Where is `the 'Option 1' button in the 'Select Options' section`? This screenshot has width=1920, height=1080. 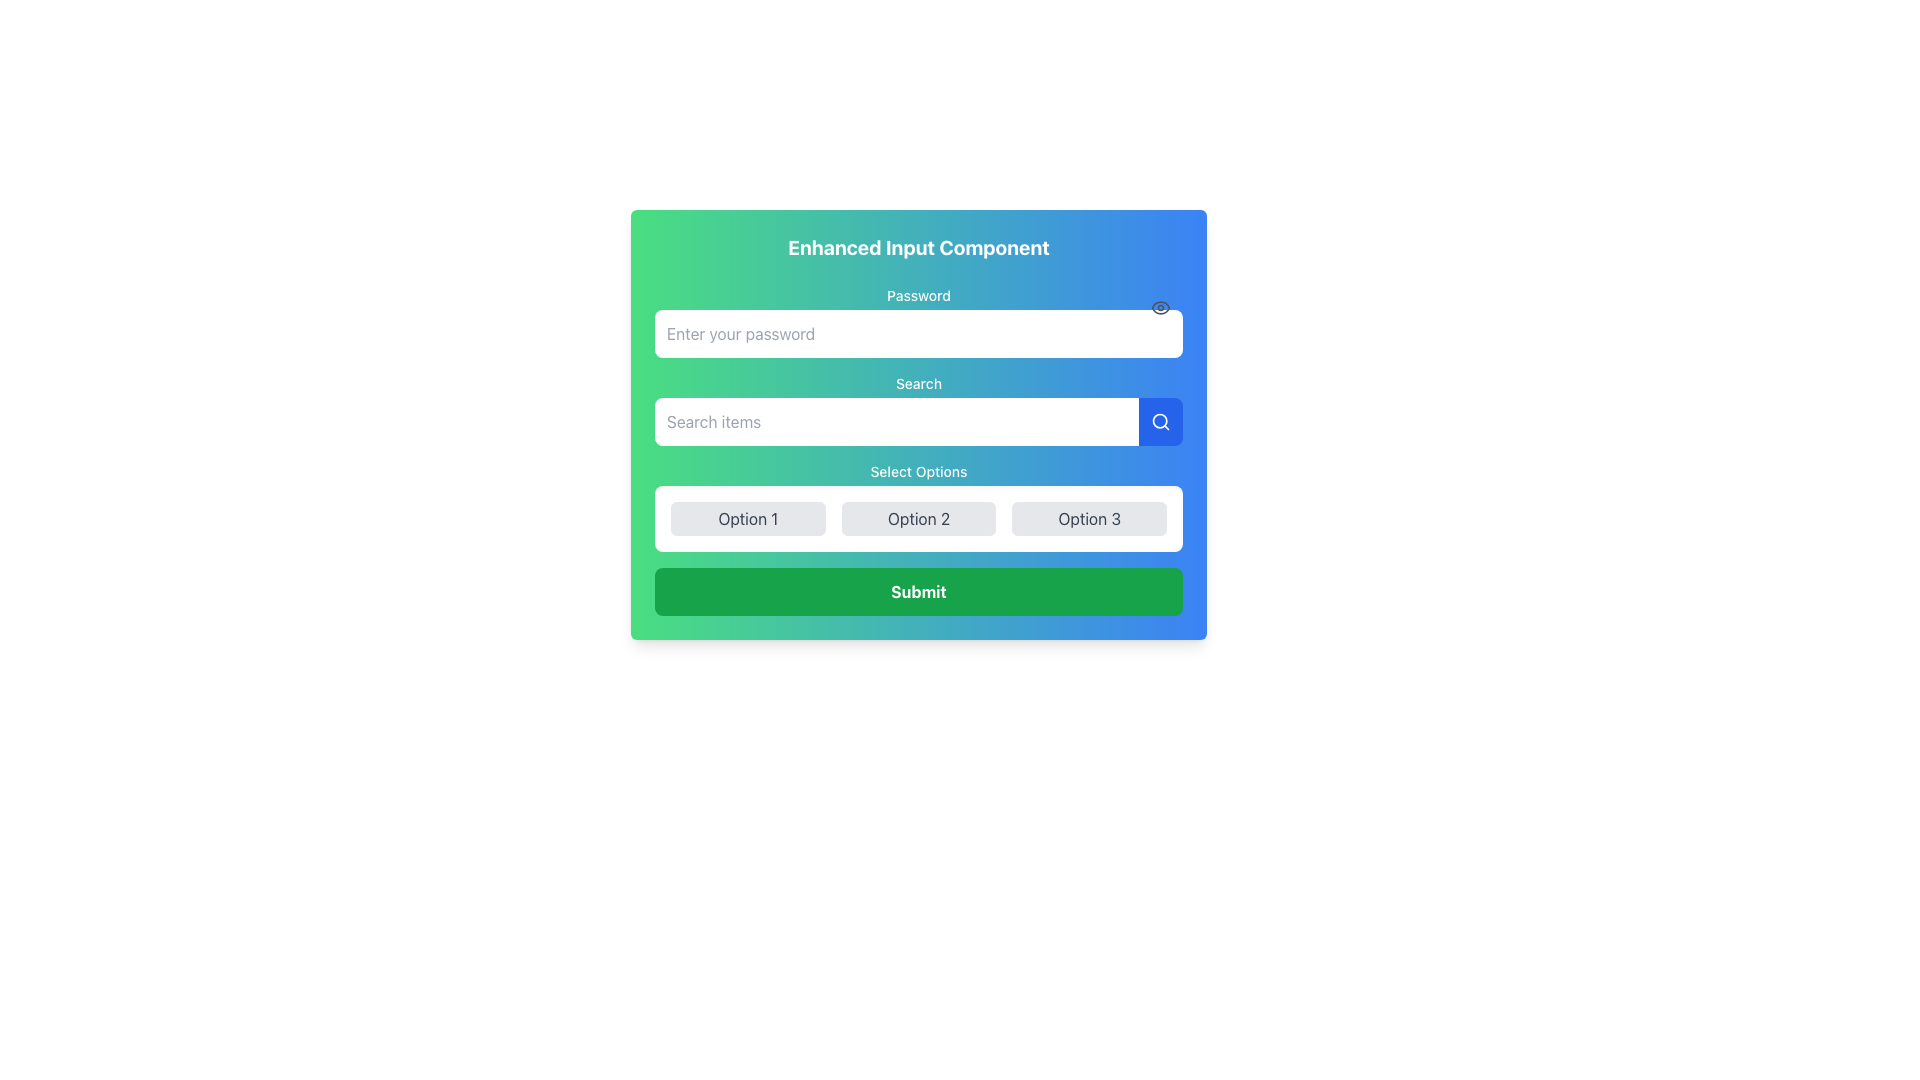
the 'Option 1' button in the 'Select Options' section is located at coordinates (747, 518).